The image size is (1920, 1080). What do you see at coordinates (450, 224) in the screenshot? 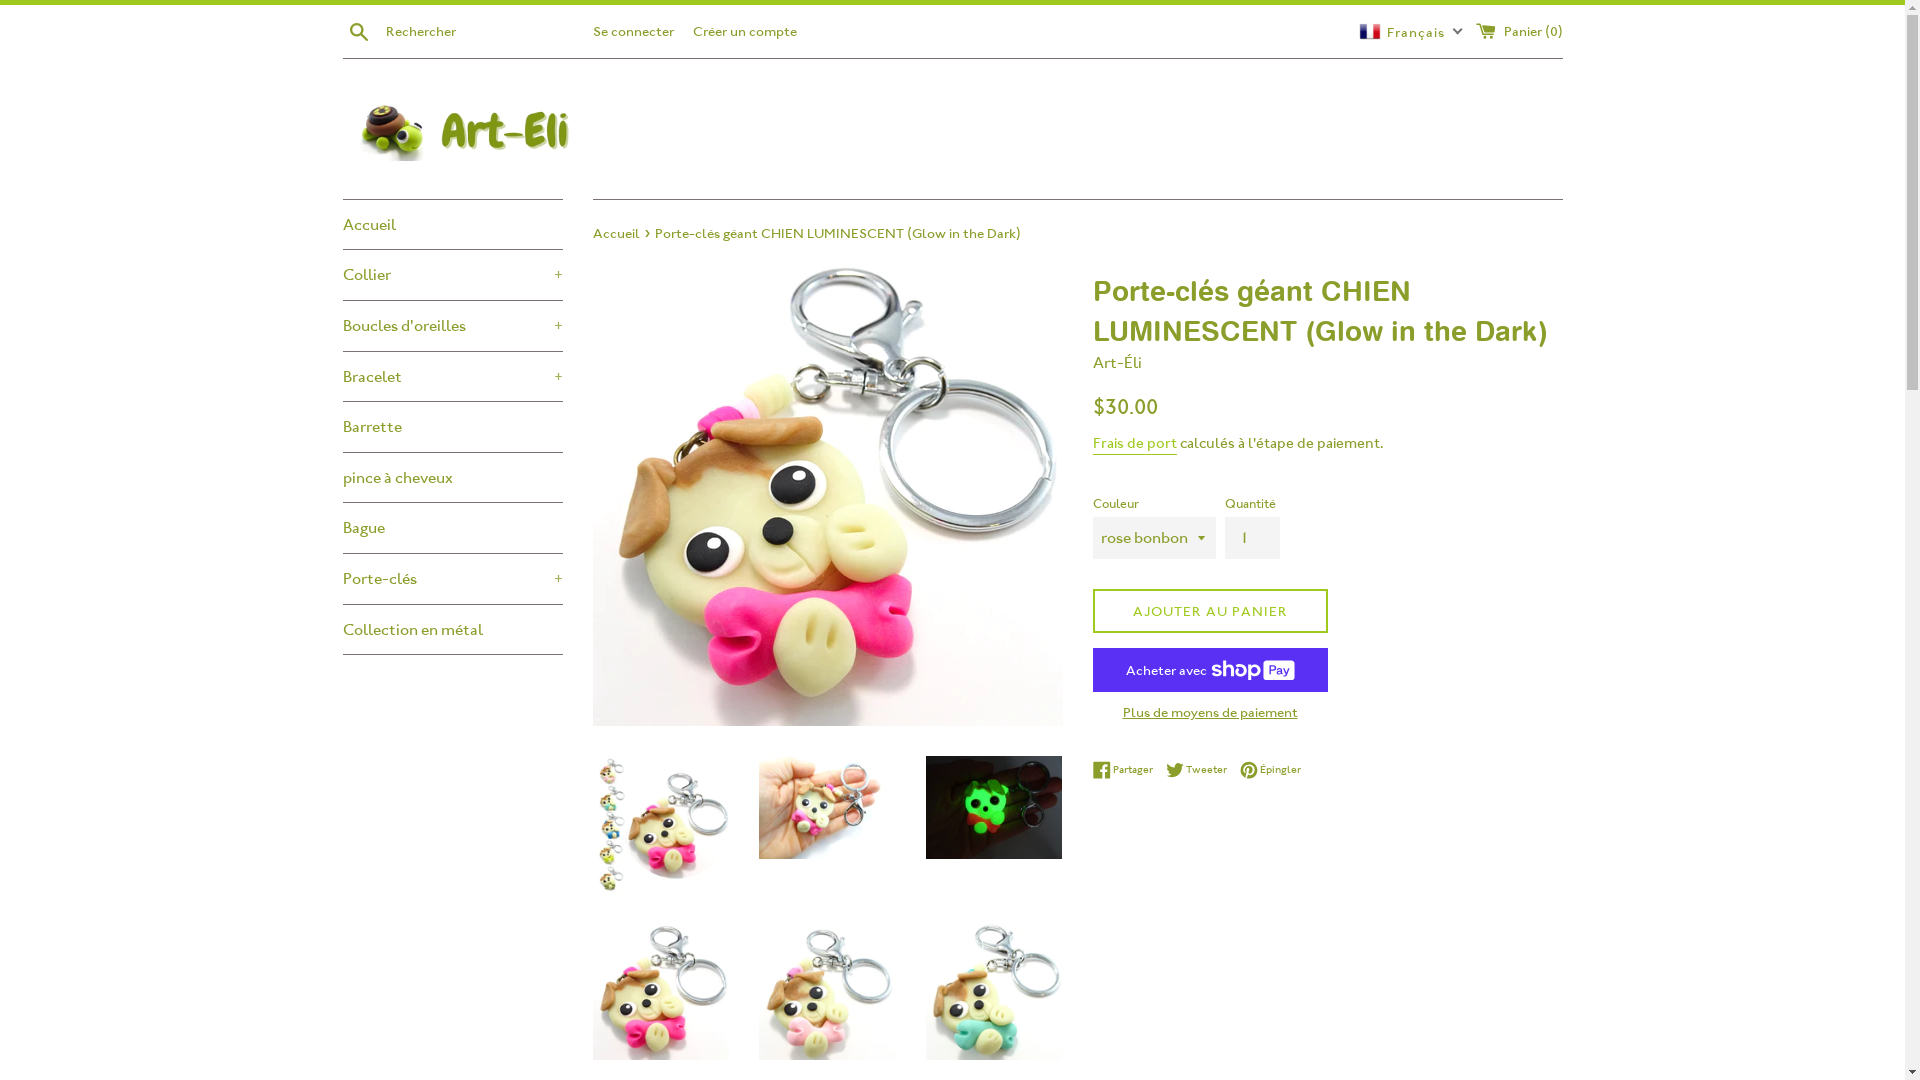
I see `'Accueil'` at bounding box center [450, 224].